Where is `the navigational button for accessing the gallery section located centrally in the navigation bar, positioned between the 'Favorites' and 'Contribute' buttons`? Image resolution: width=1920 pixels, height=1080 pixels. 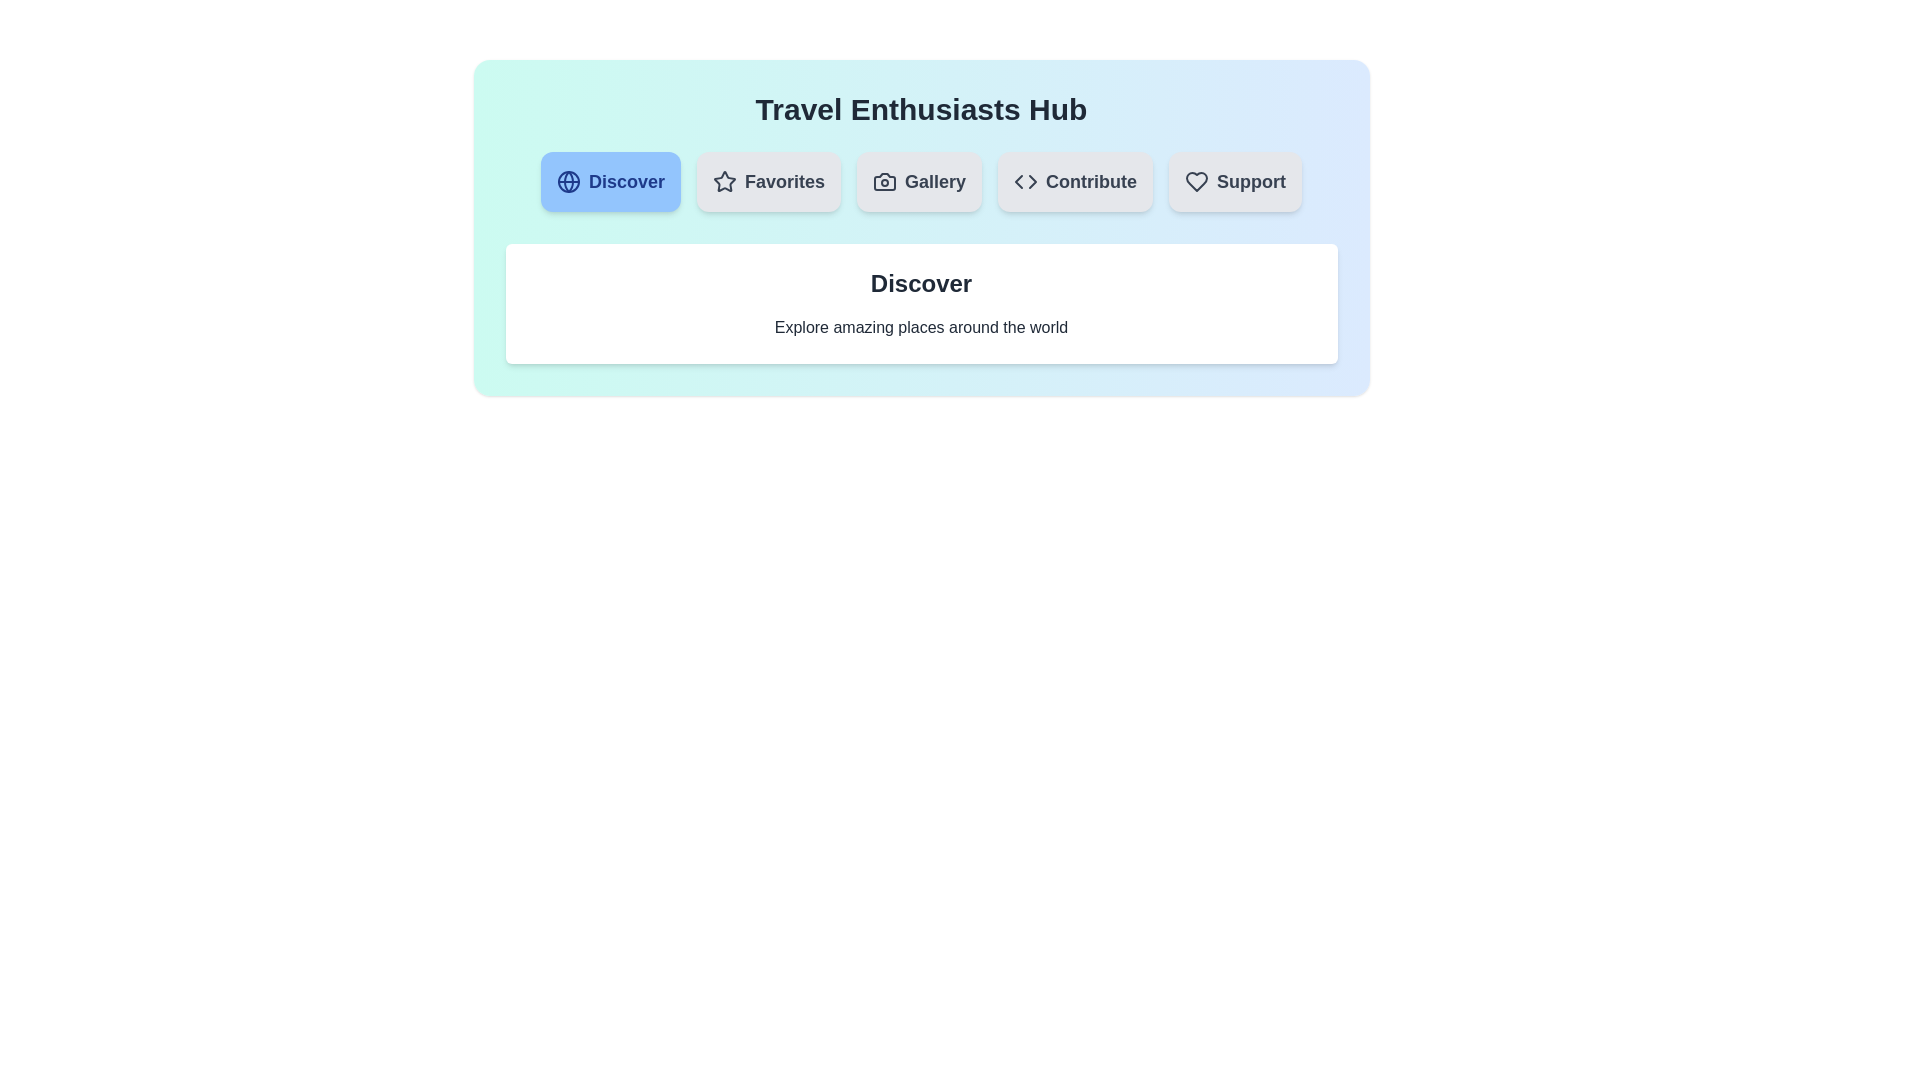 the navigational button for accessing the gallery section located centrally in the navigation bar, positioned between the 'Favorites' and 'Contribute' buttons is located at coordinates (918, 181).